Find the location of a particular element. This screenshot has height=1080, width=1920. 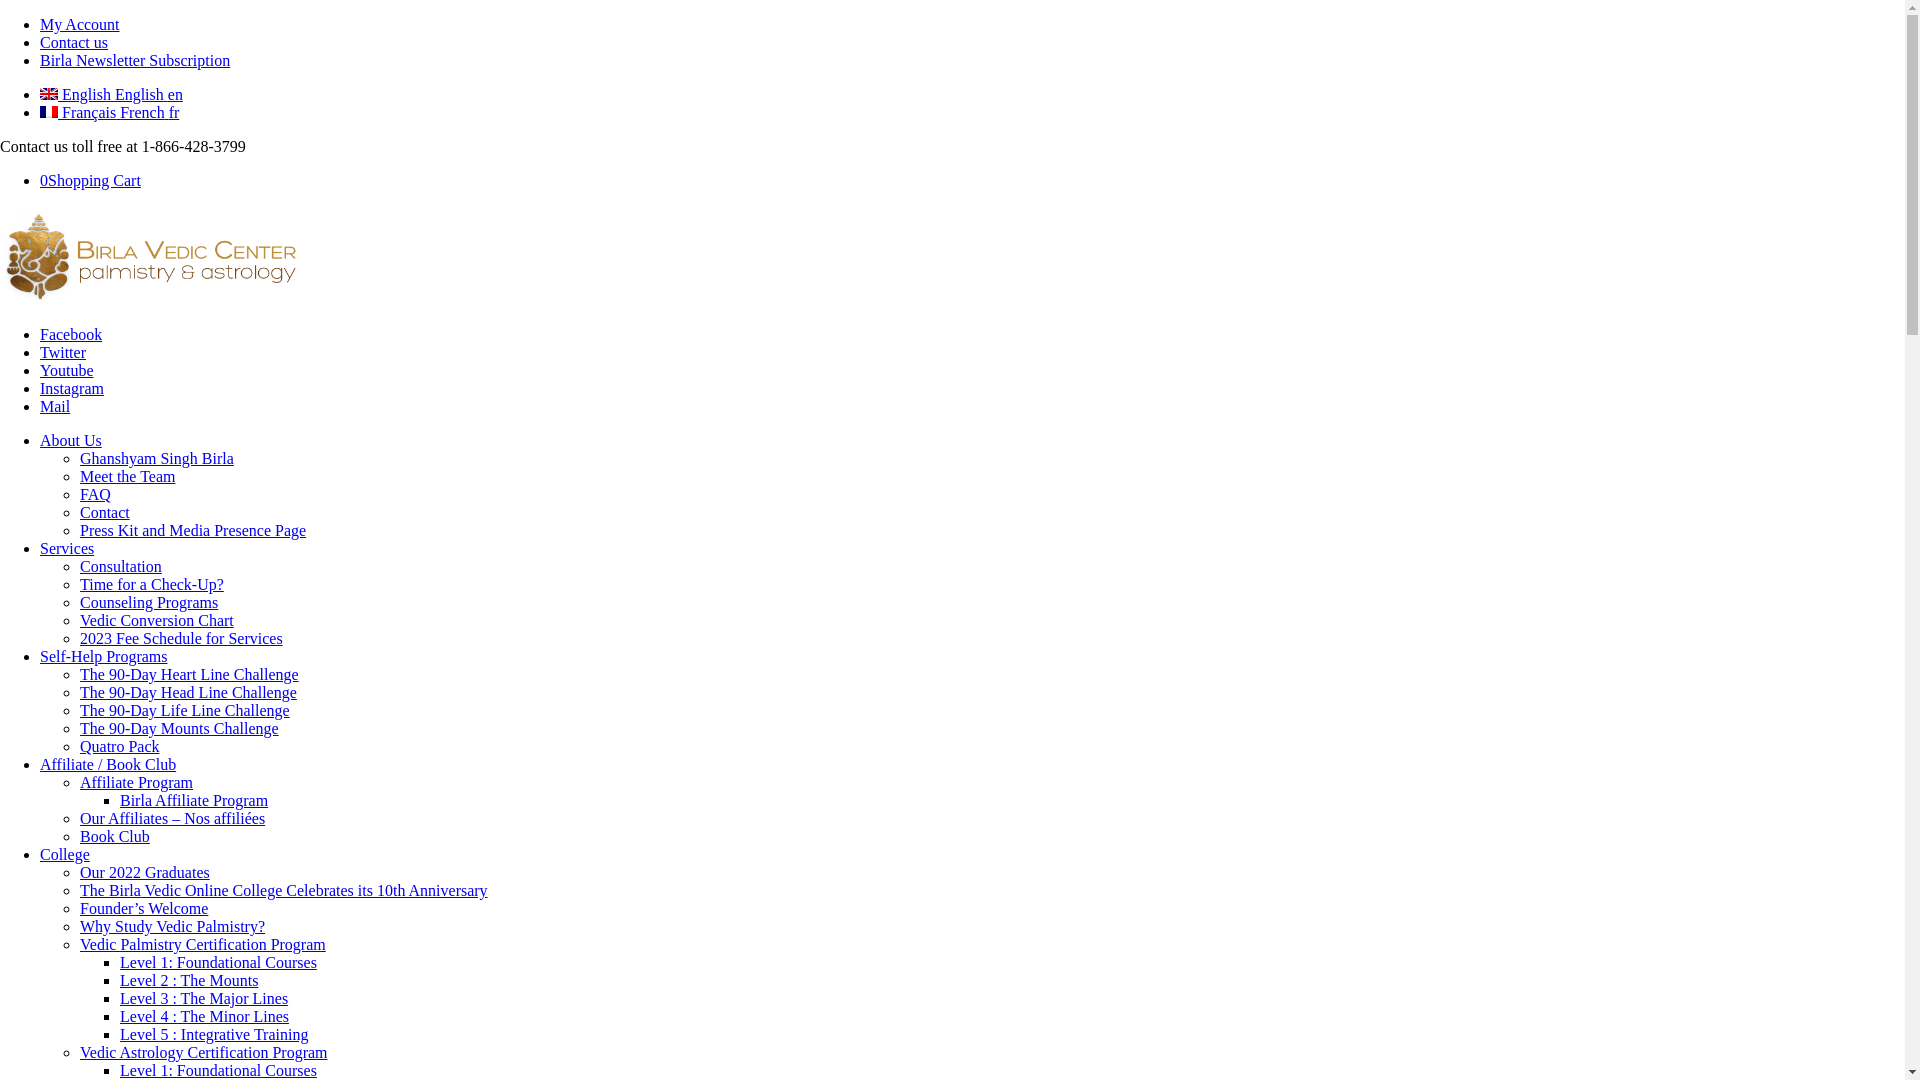

'logo-eng' is located at coordinates (148, 254).